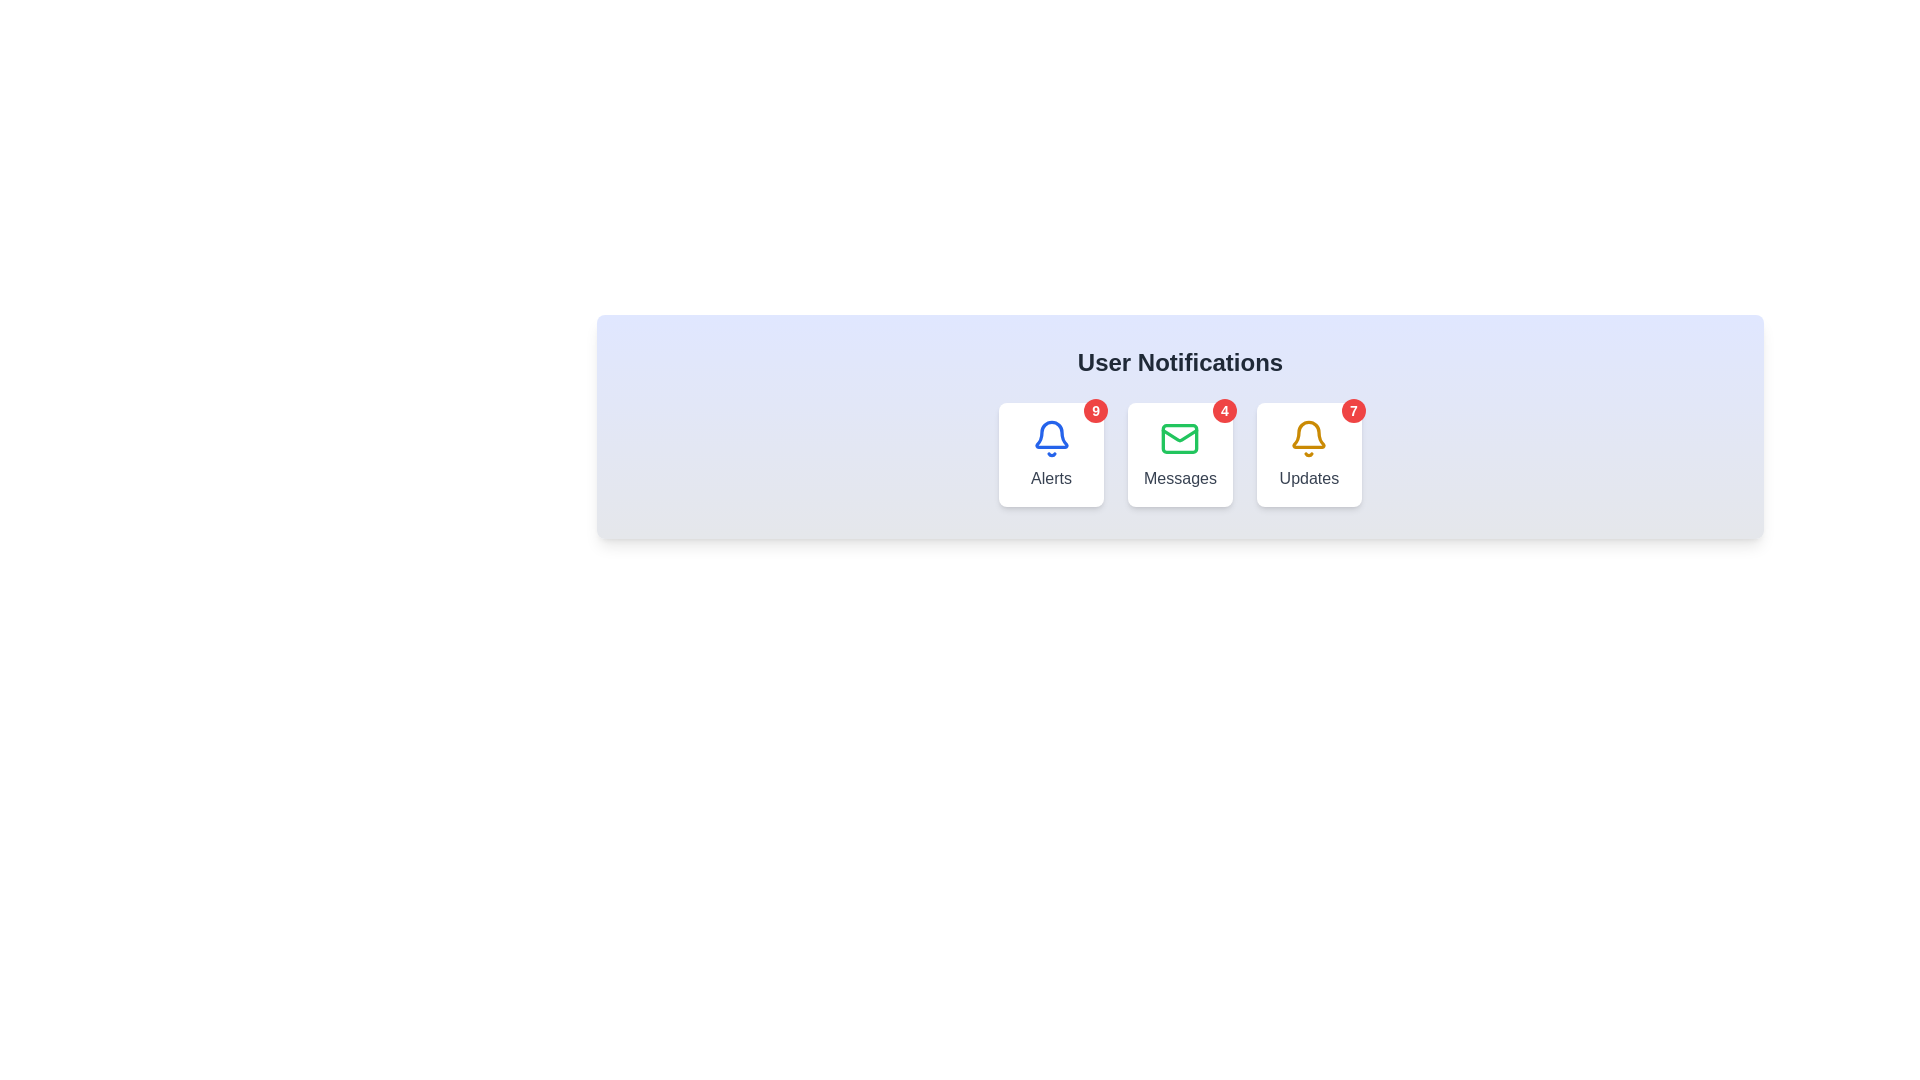 Image resolution: width=1920 pixels, height=1080 pixels. What do you see at coordinates (1180, 478) in the screenshot?
I see `the Text Label that describes the messages in the white card with a green envelope icon and a red badge showing the number 4` at bounding box center [1180, 478].